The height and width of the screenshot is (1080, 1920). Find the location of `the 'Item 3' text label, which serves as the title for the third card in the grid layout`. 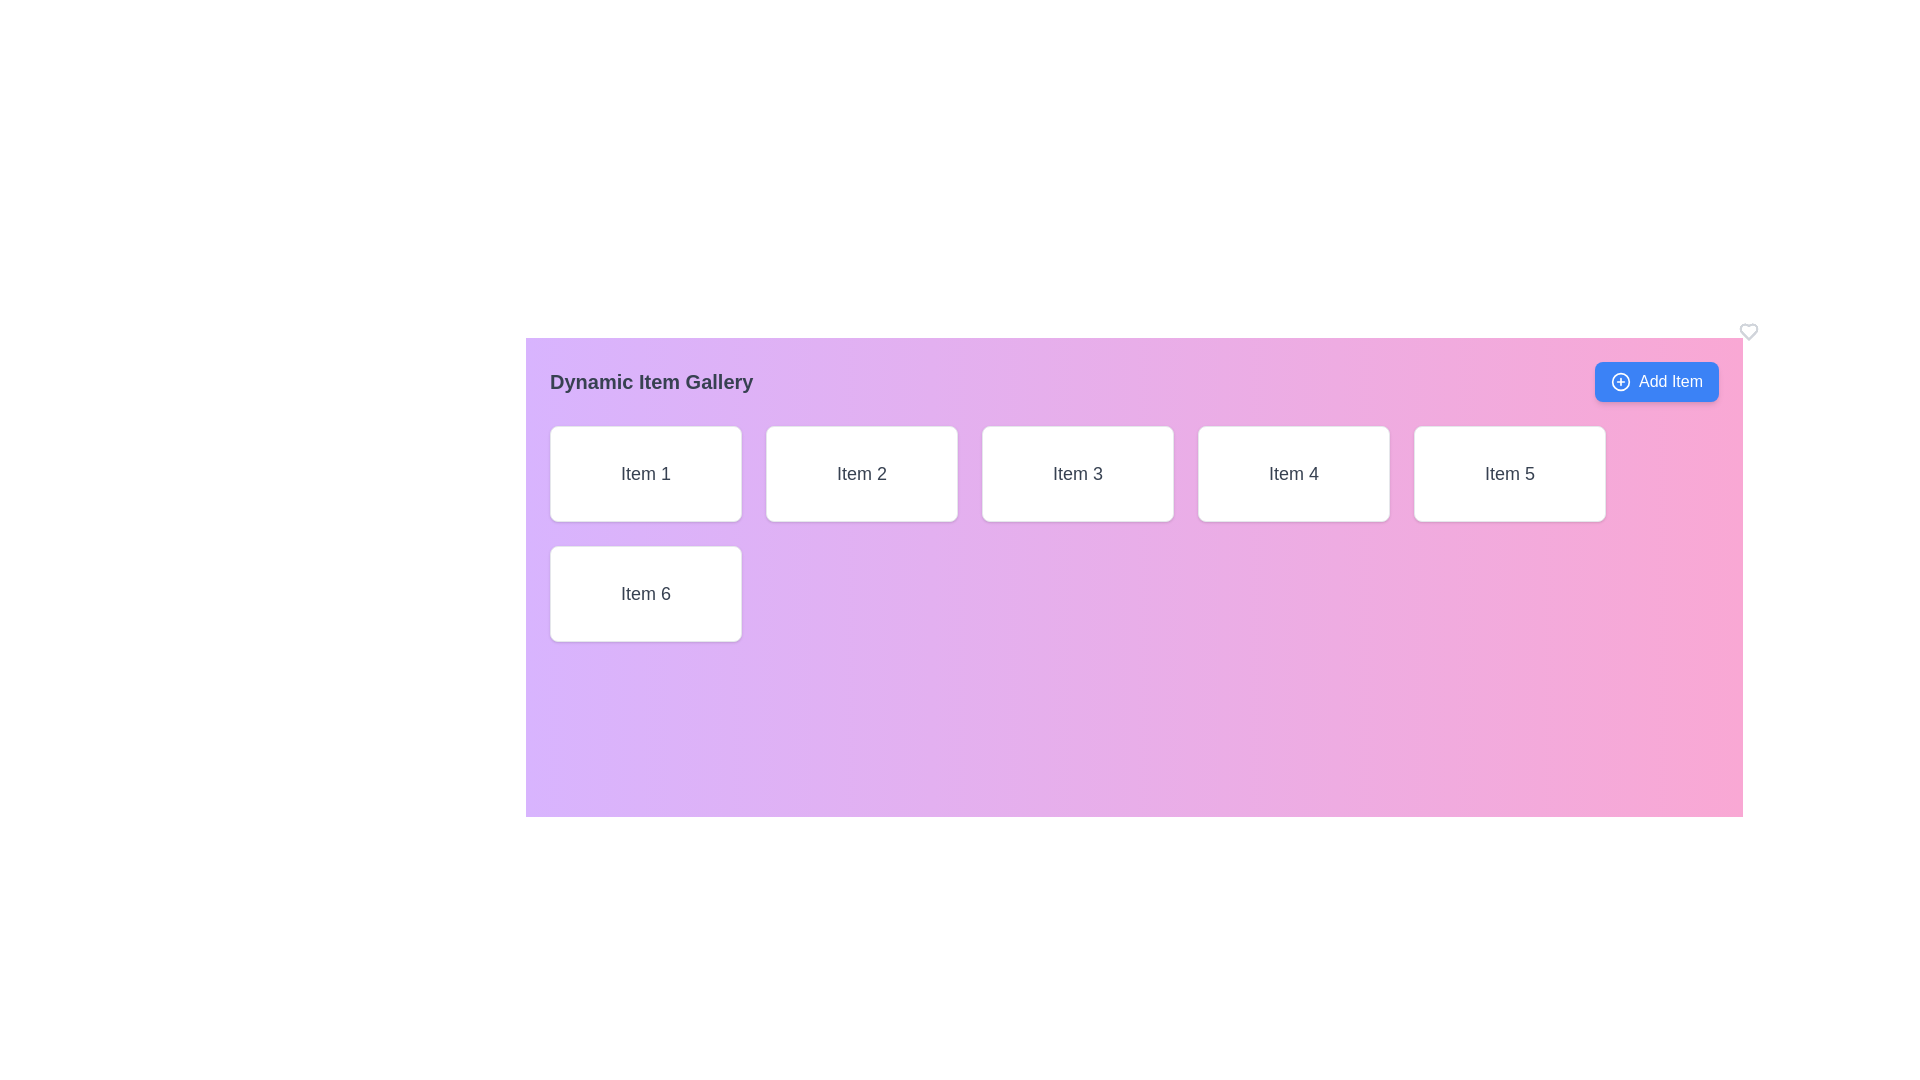

the 'Item 3' text label, which serves as the title for the third card in the grid layout is located at coordinates (1077, 474).